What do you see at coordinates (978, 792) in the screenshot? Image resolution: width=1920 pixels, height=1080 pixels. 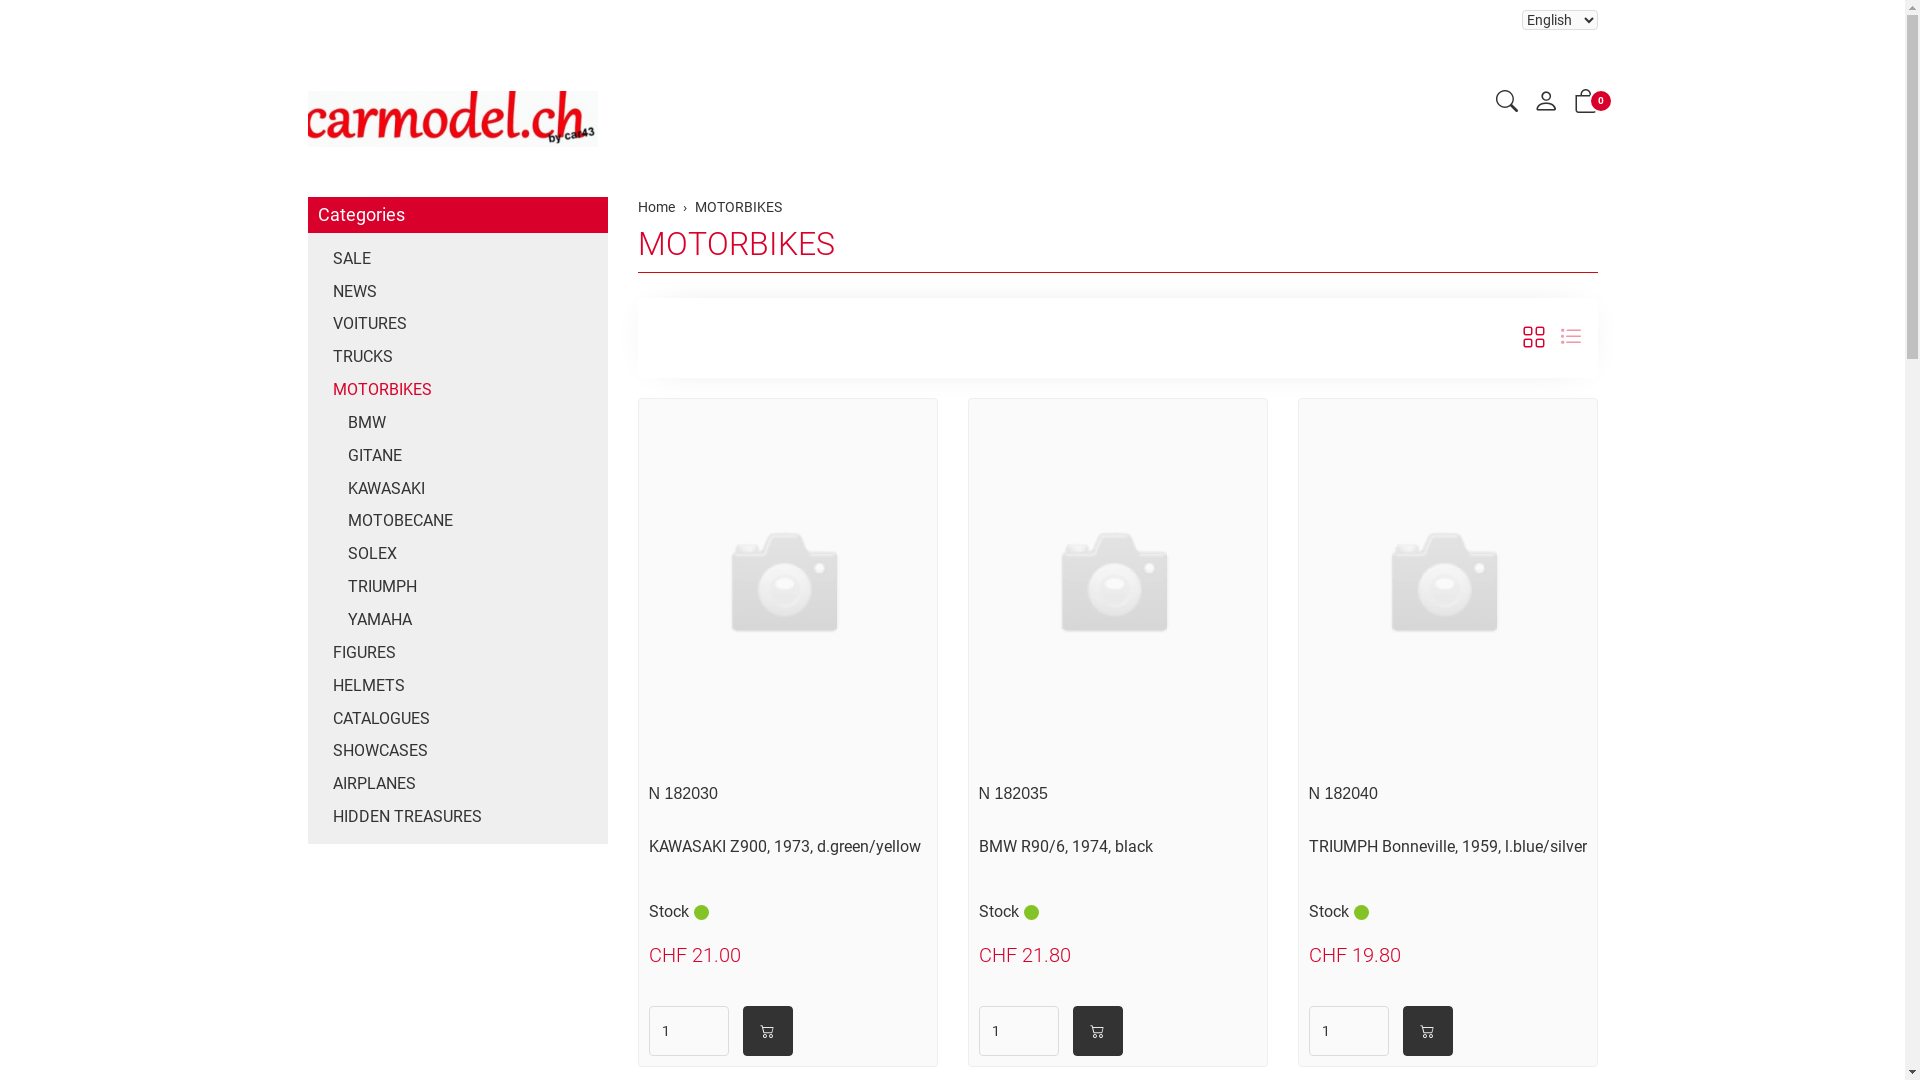 I see `'N 182035'` at bounding box center [978, 792].